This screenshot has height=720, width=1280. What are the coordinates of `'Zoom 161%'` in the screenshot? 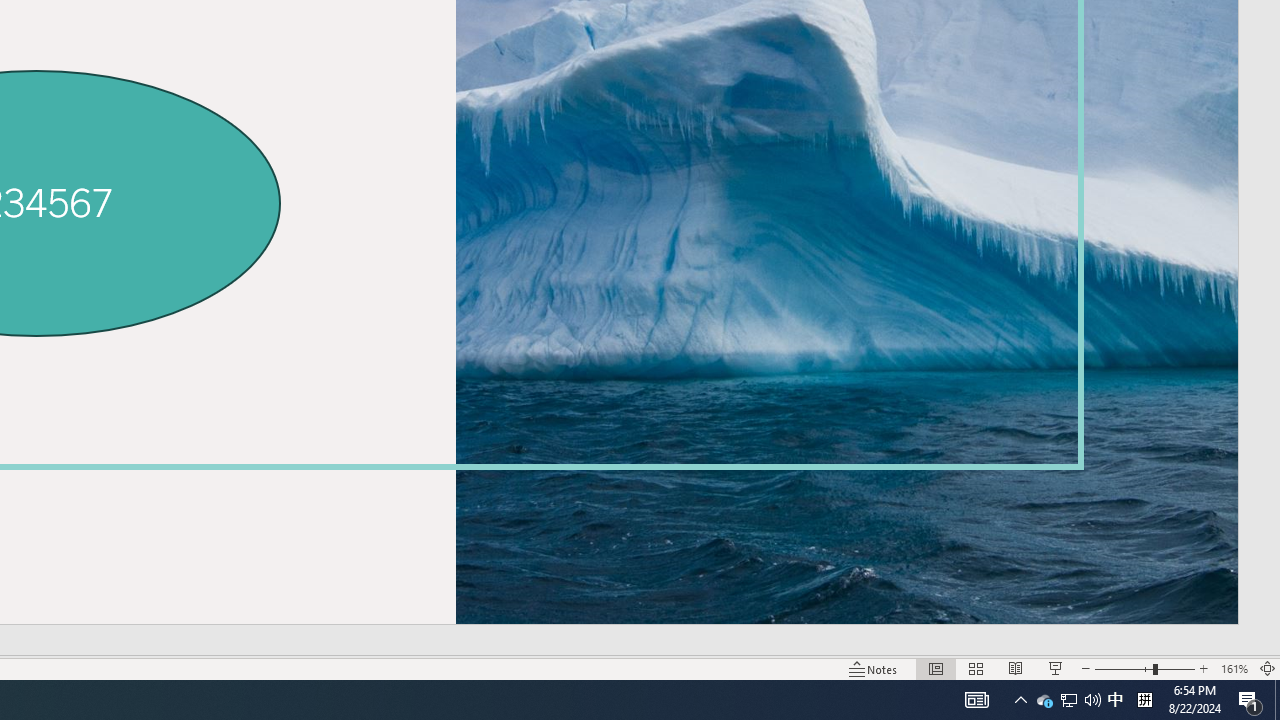 It's located at (1233, 669).